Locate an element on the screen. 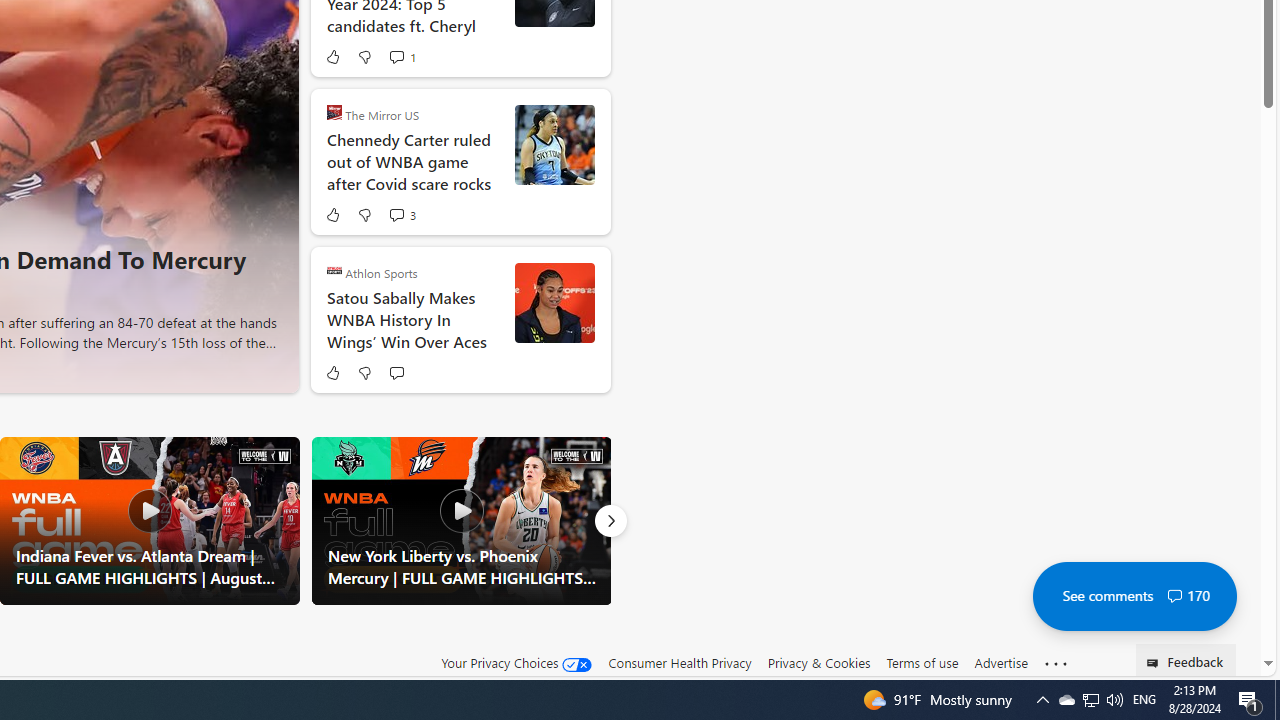 This screenshot has width=1280, height=720. 'Next' is located at coordinates (609, 519).